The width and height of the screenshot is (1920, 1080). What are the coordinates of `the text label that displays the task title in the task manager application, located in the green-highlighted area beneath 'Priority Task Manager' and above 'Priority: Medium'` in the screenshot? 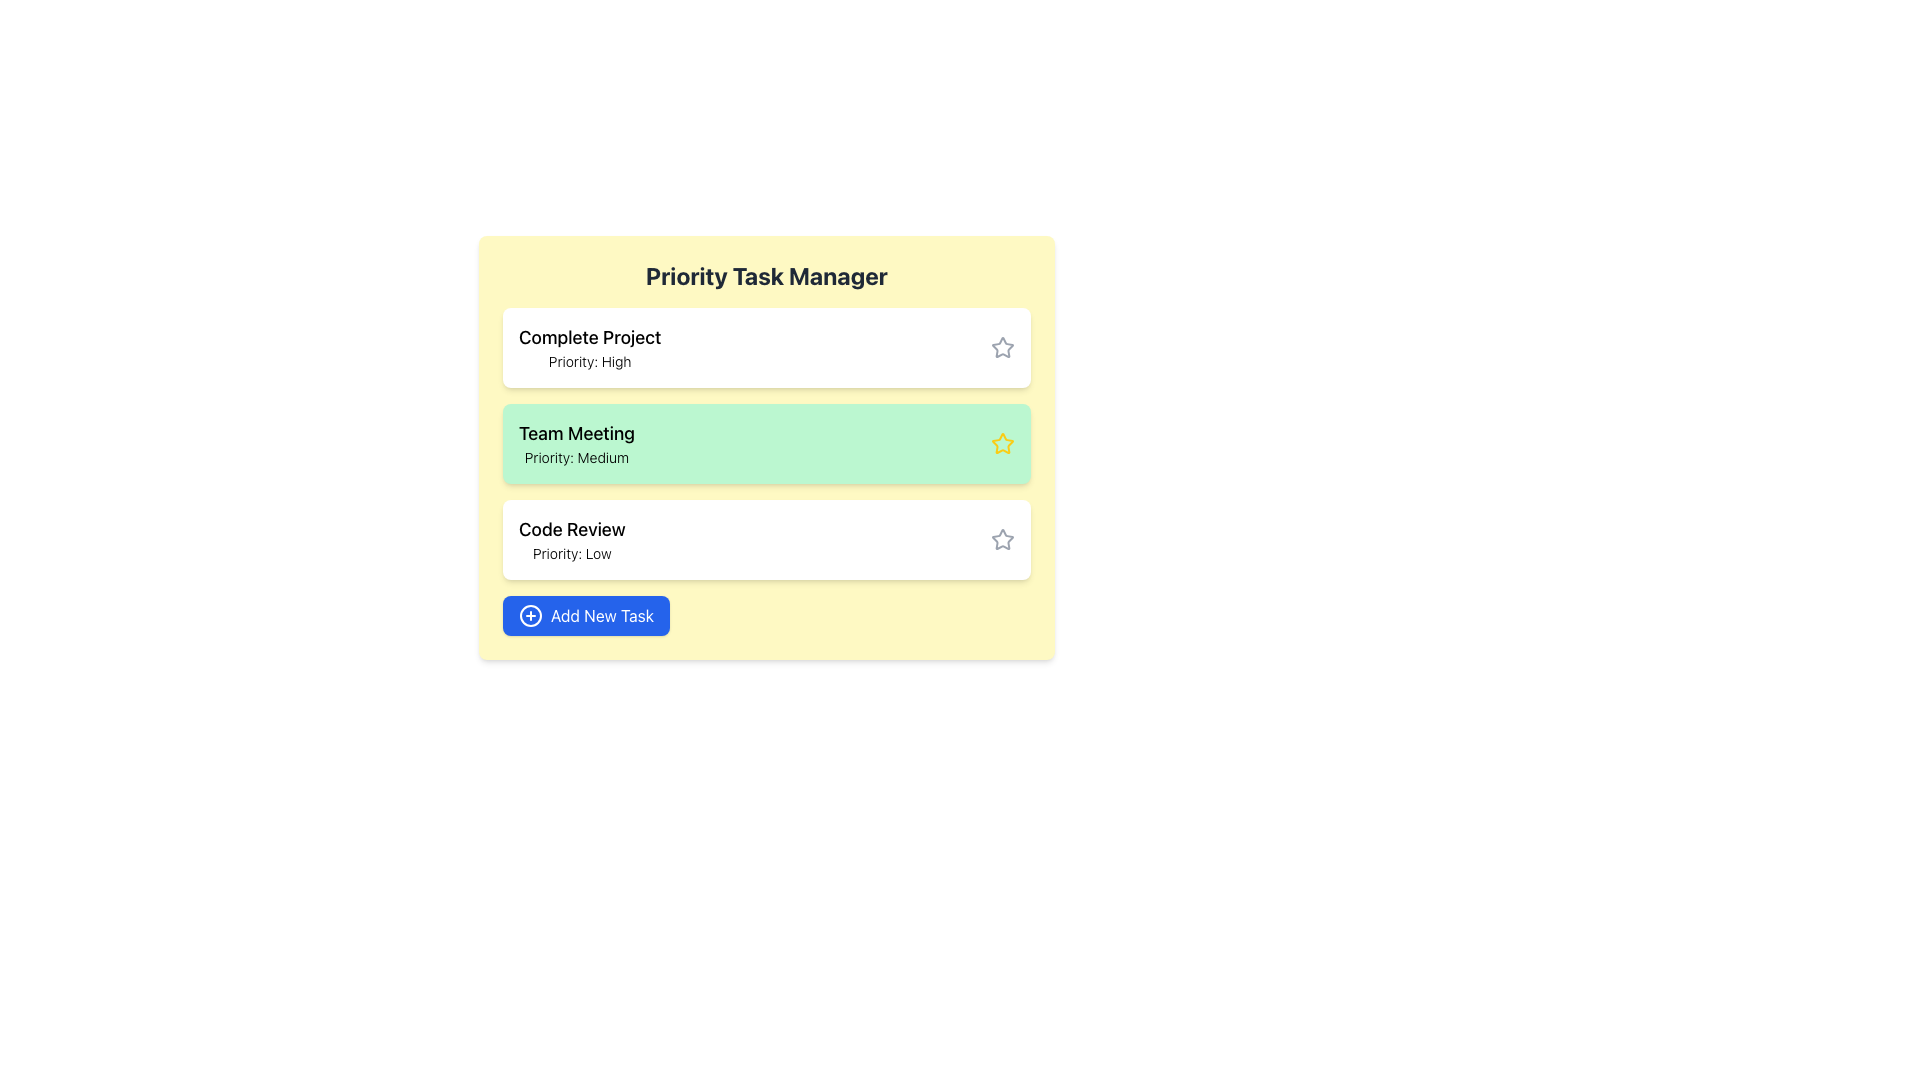 It's located at (575, 433).